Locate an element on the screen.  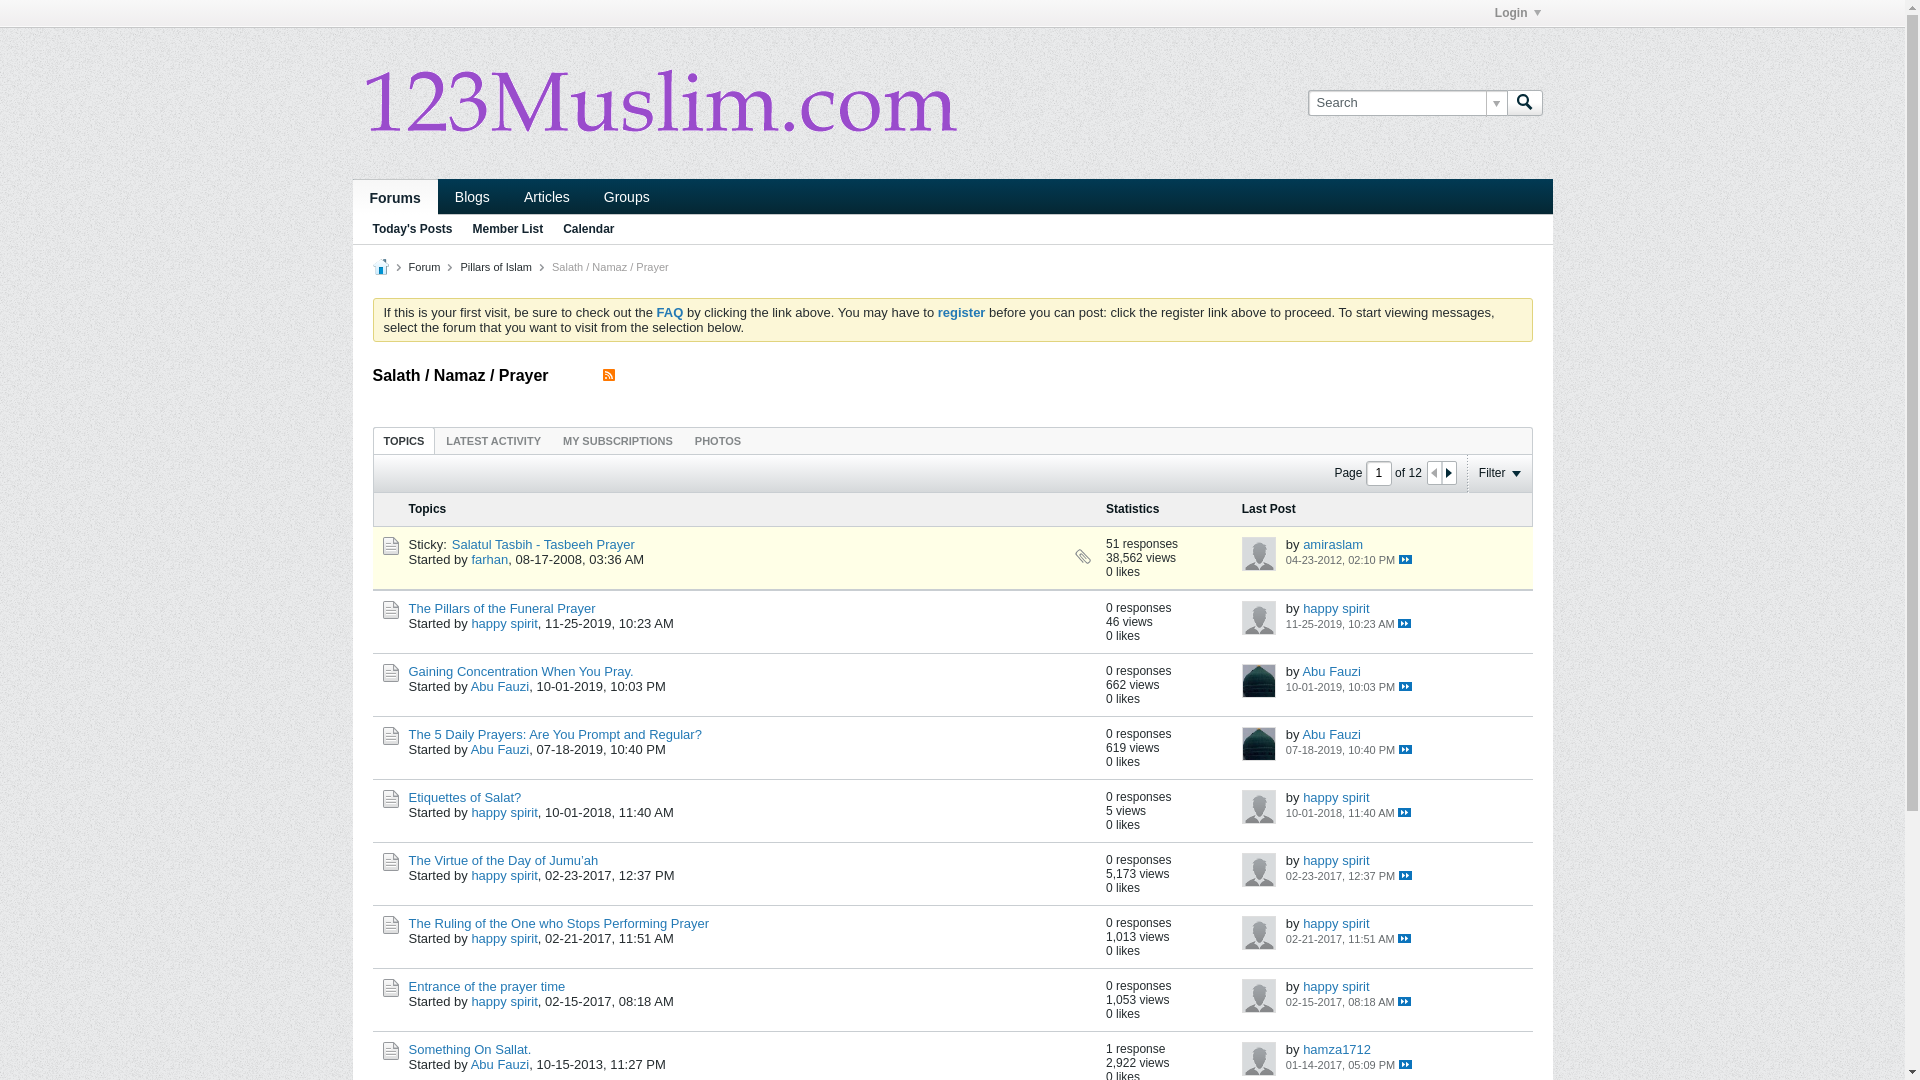
'happy spirit' is located at coordinates (1257, 616).